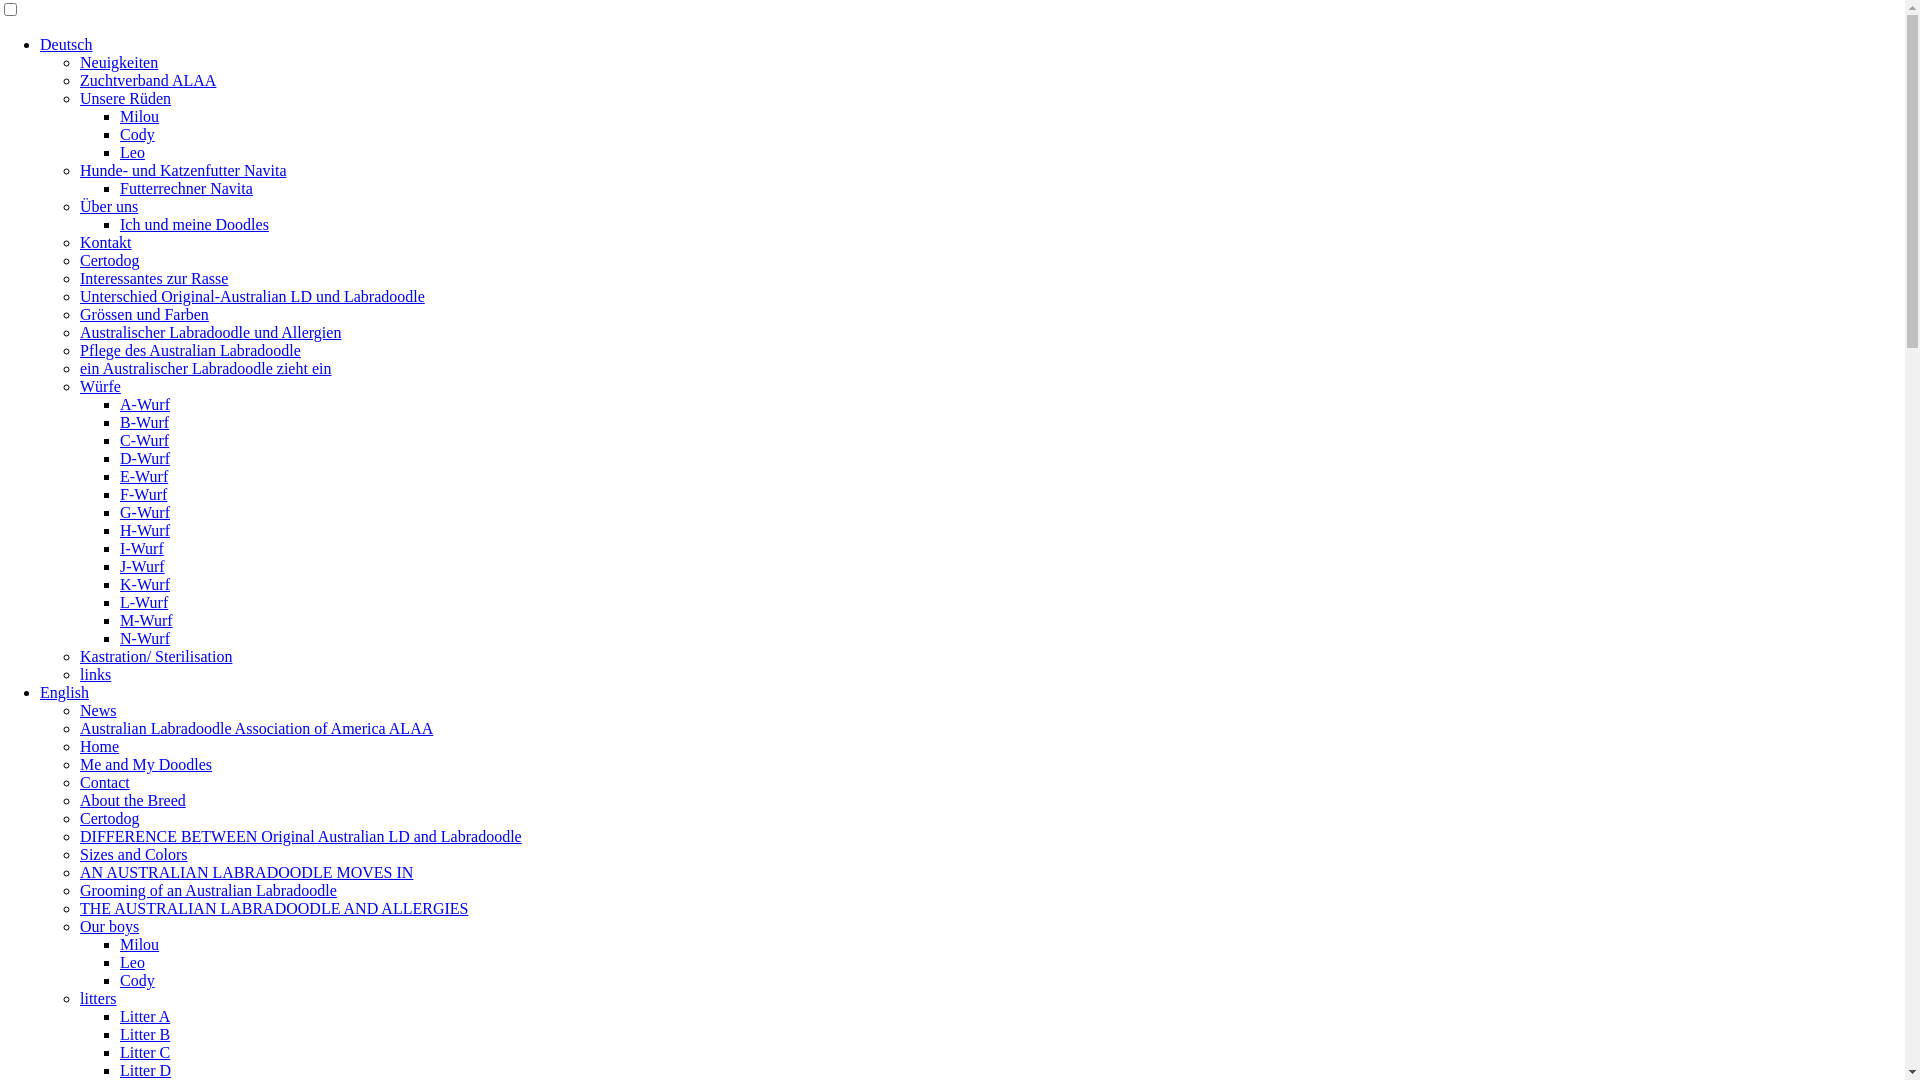 This screenshot has height=1080, width=1920. What do you see at coordinates (39, 44) in the screenshot?
I see `'Deutsch'` at bounding box center [39, 44].